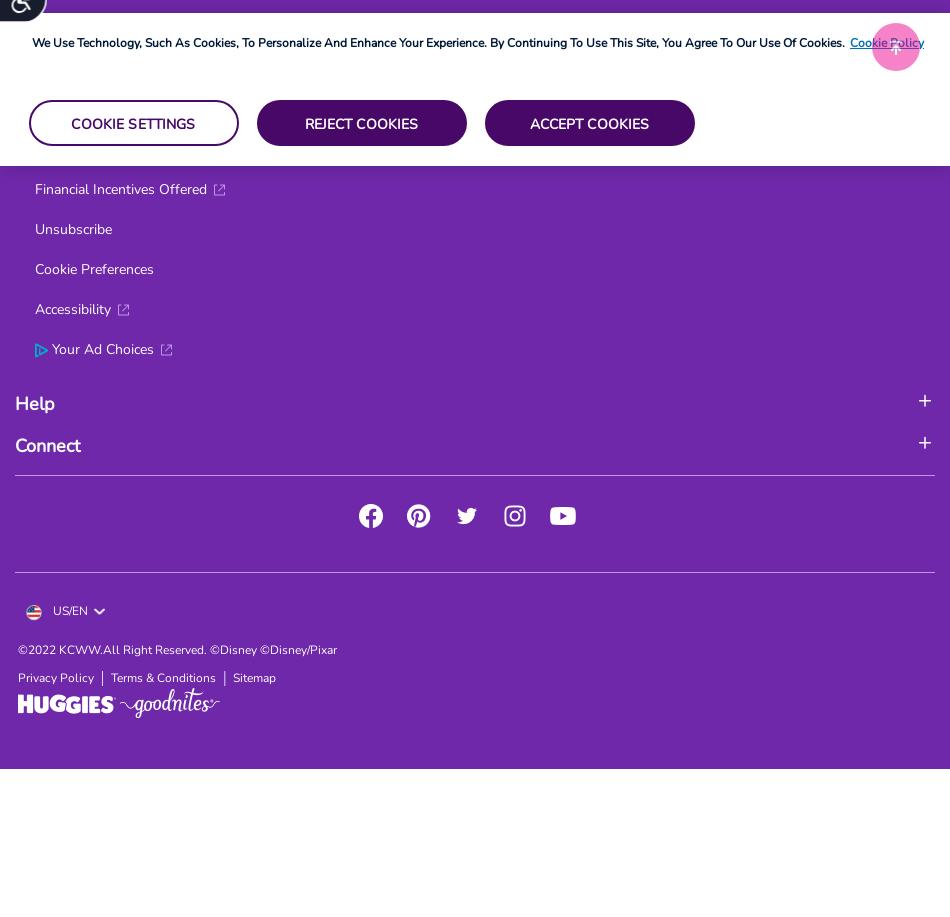  What do you see at coordinates (194, 29) in the screenshot?
I see `'Limit the Use of My Sensitive Personal Information'` at bounding box center [194, 29].